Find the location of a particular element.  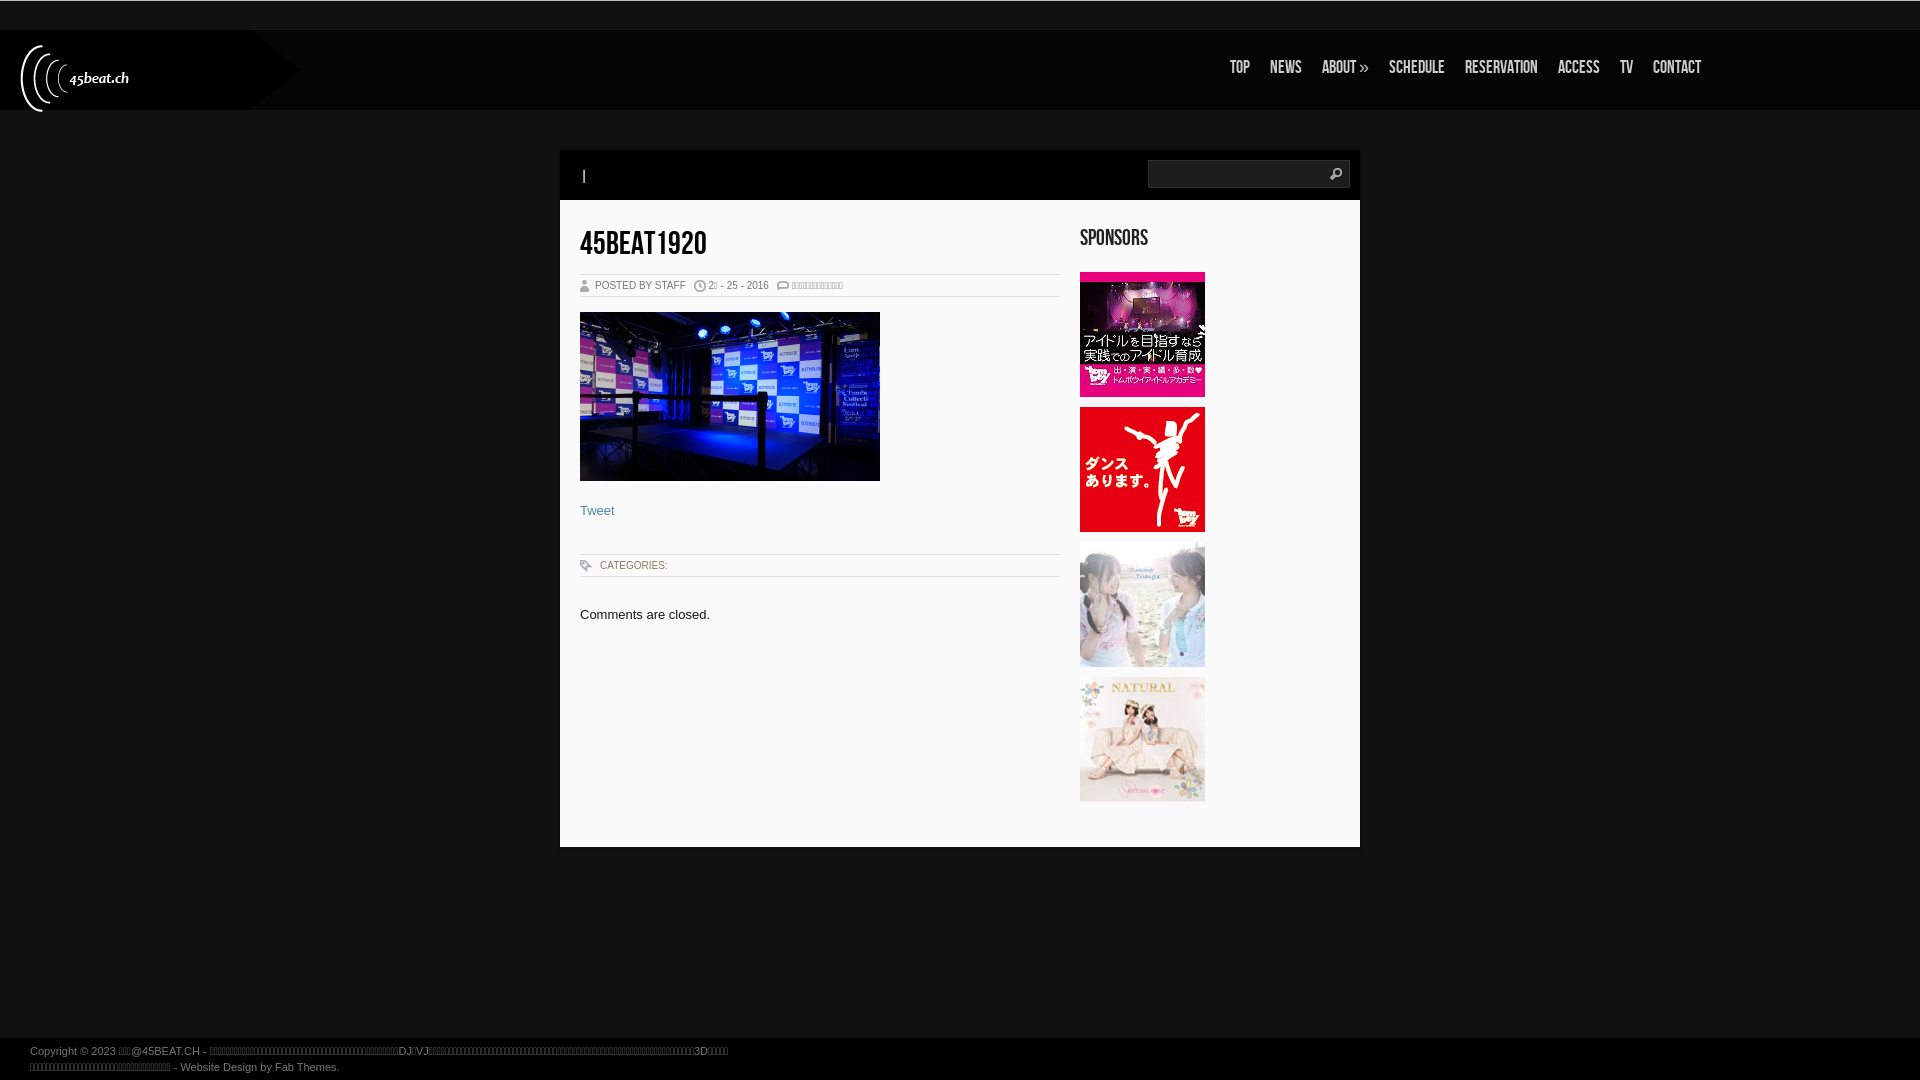

'Fab Themes' is located at coordinates (305, 1066).